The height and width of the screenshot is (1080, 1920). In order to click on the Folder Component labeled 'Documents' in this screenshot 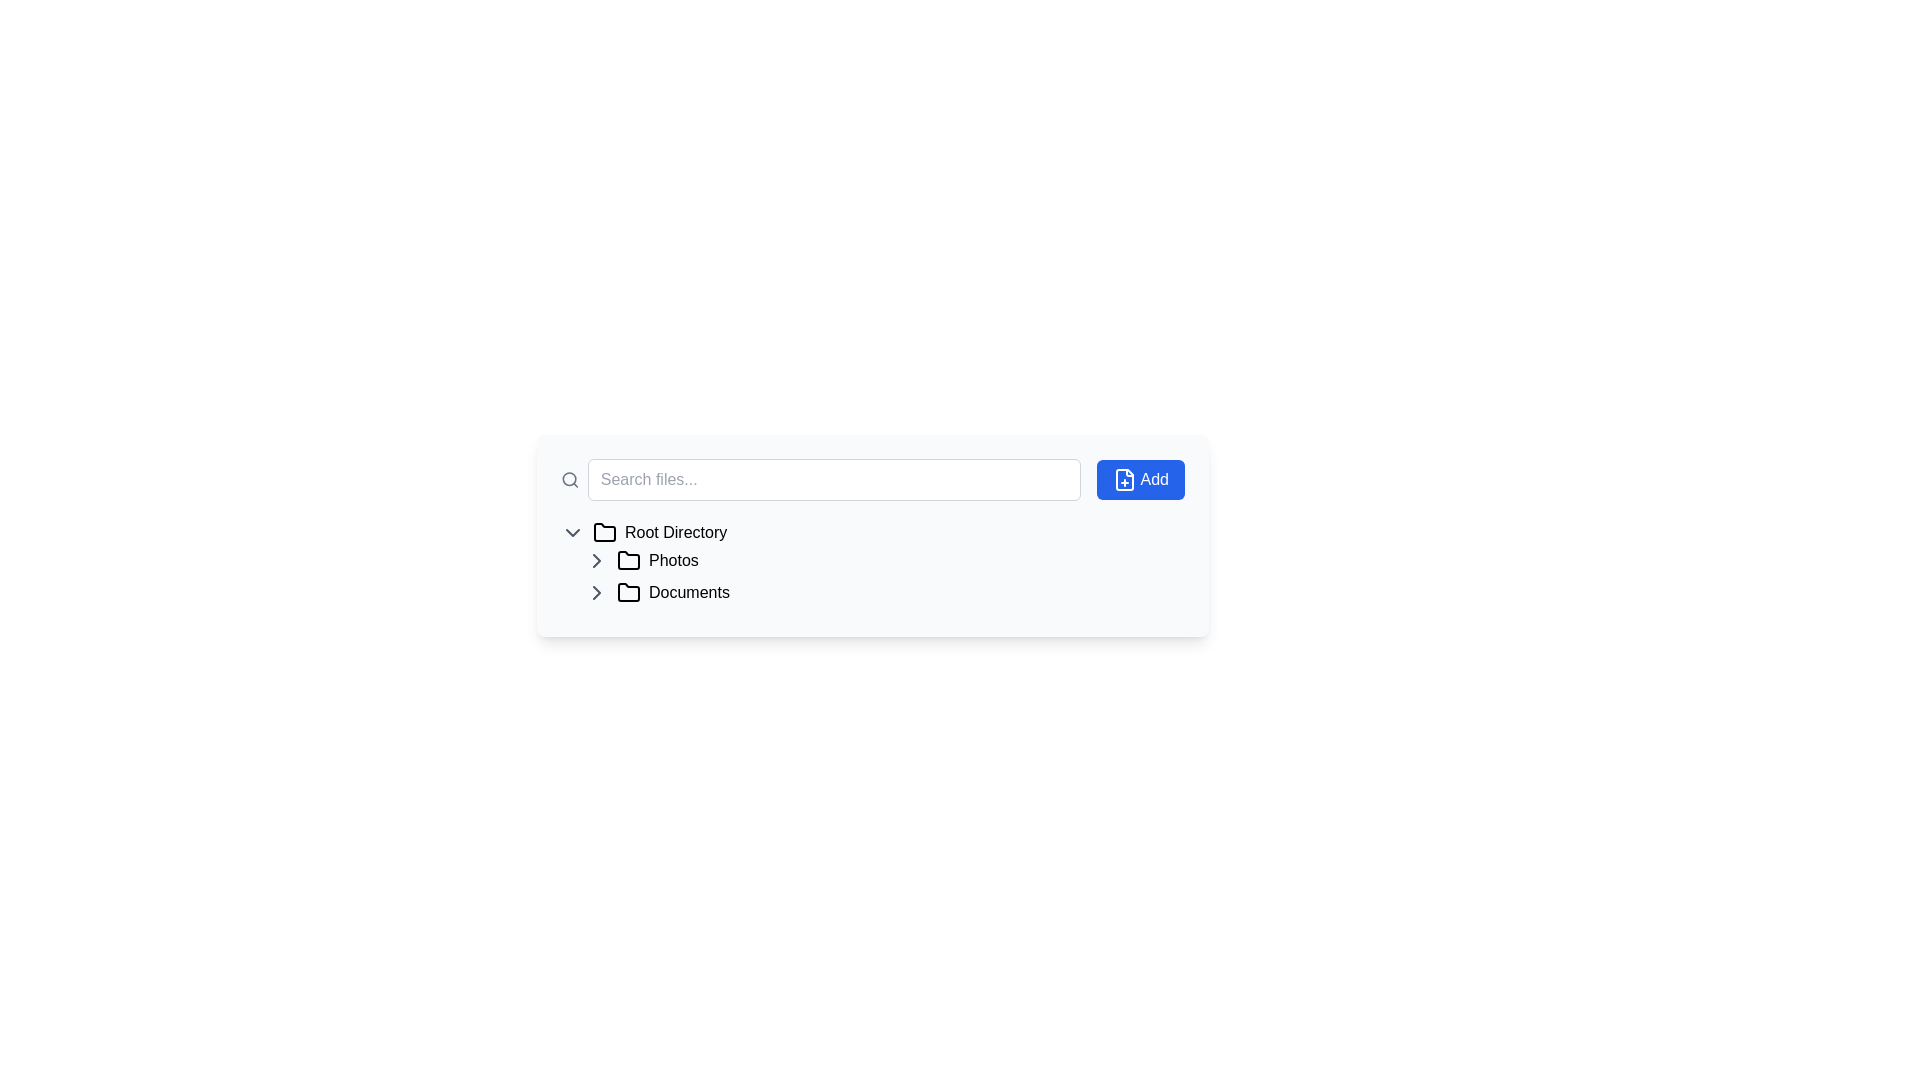, I will do `click(883, 592)`.